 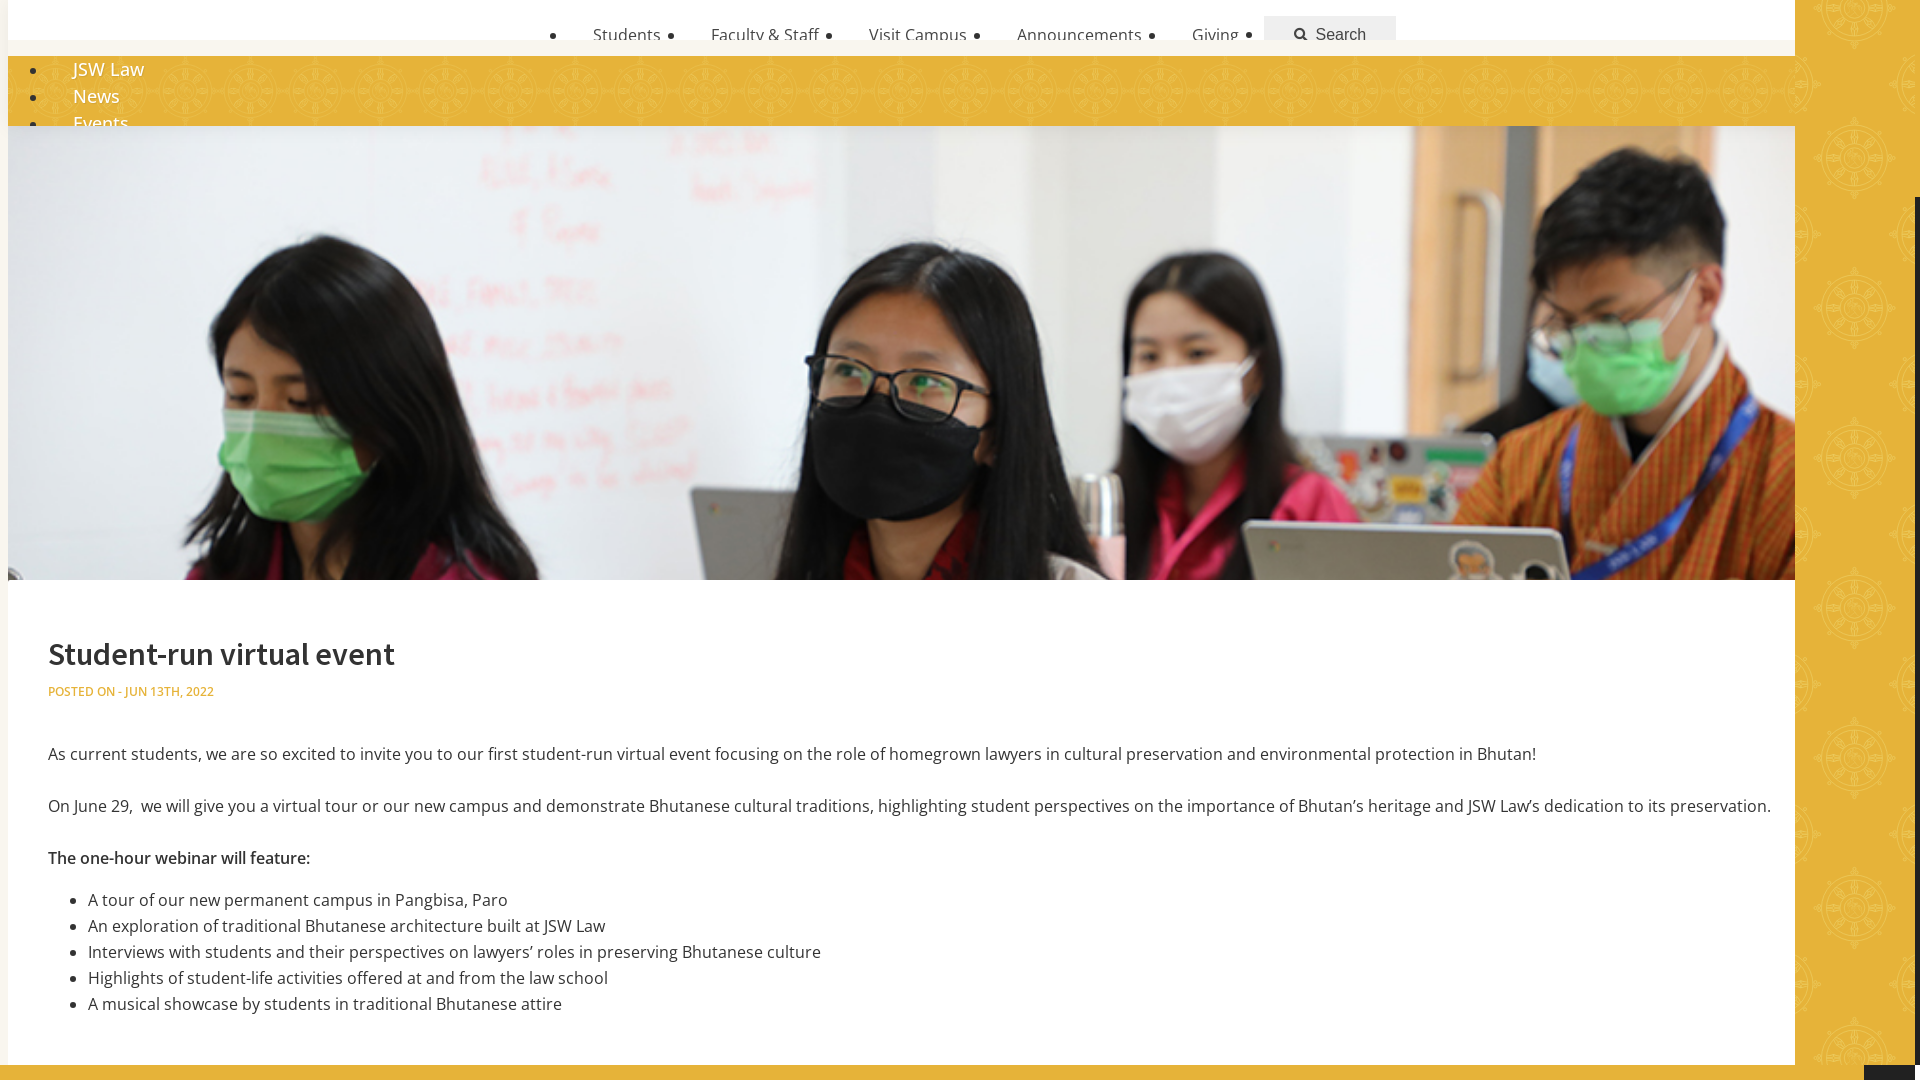 What do you see at coordinates (1078, 34) in the screenshot?
I see `'Announcements'` at bounding box center [1078, 34].